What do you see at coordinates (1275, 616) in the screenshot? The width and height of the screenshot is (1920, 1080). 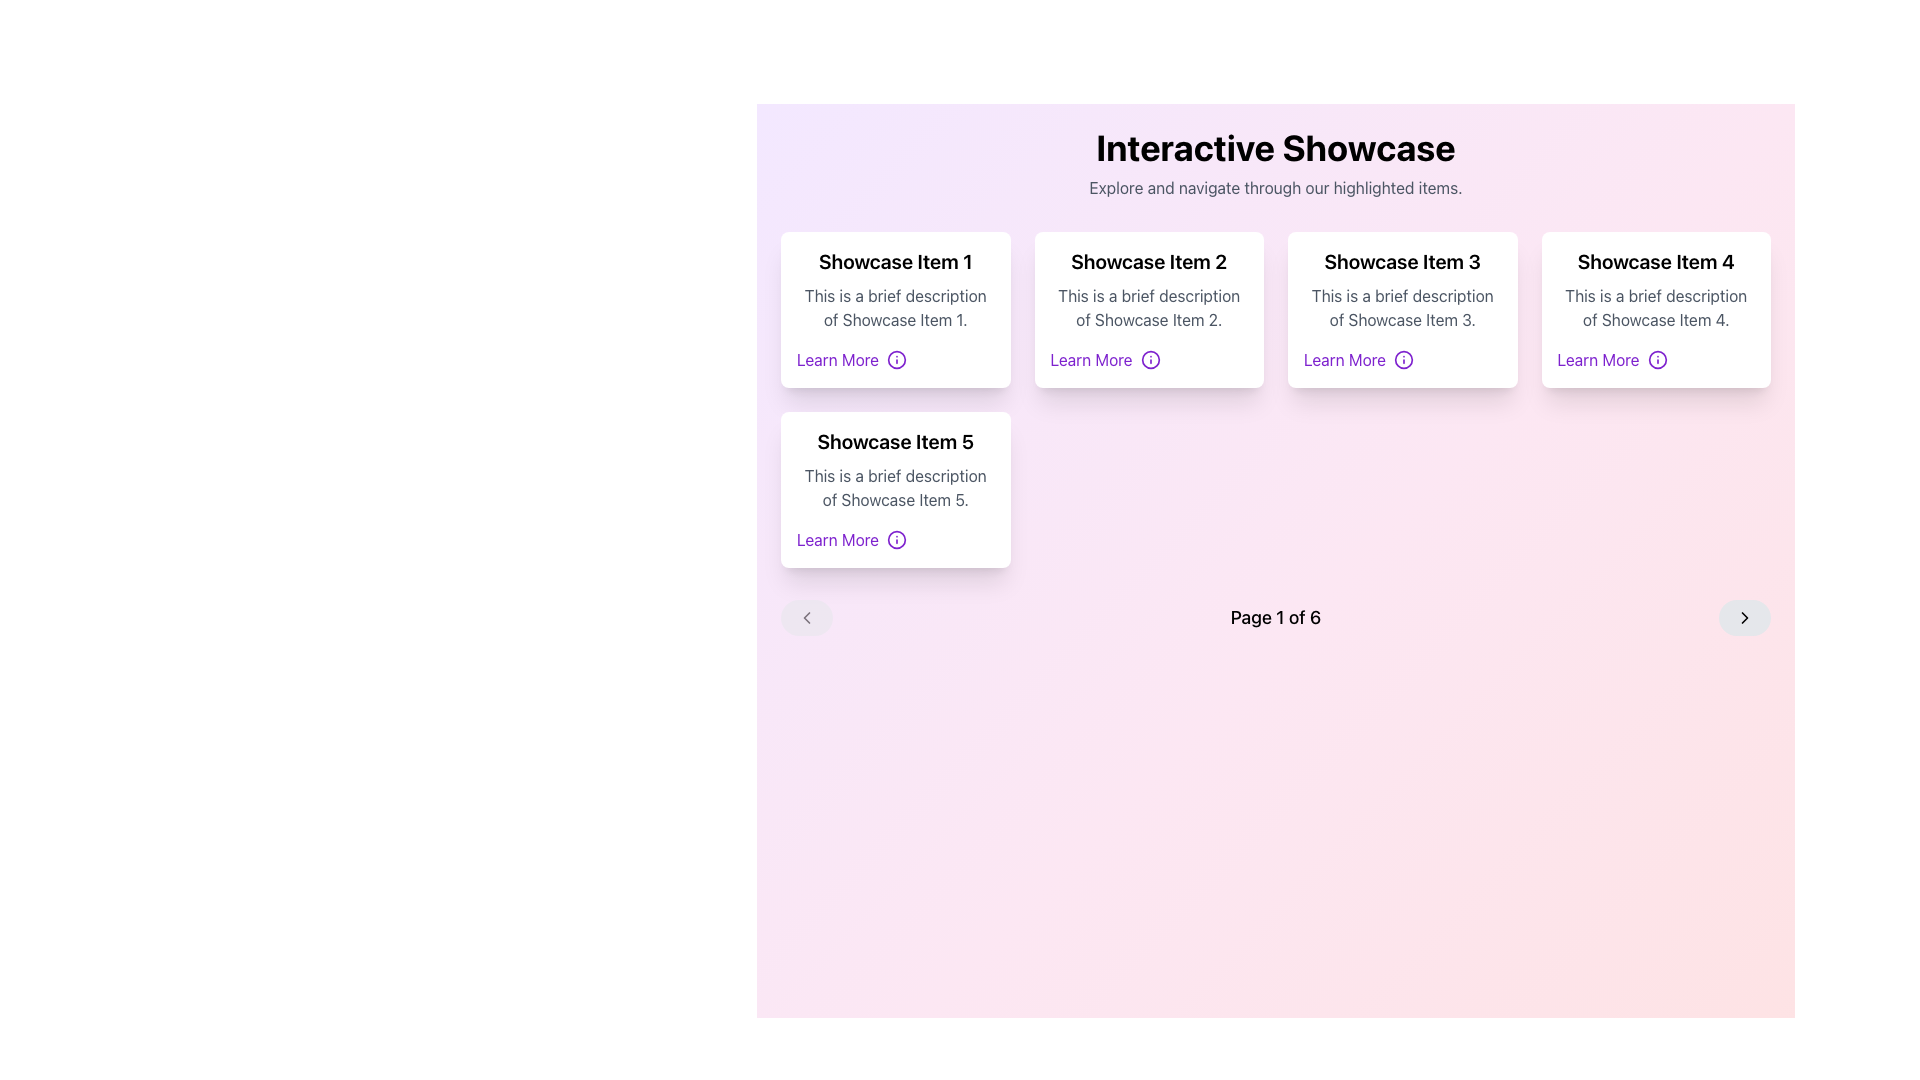 I see `text content displayed as 'Page 1 of 6' in the central pagination indicator at the bottom center of the interface` at bounding box center [1275, 616].